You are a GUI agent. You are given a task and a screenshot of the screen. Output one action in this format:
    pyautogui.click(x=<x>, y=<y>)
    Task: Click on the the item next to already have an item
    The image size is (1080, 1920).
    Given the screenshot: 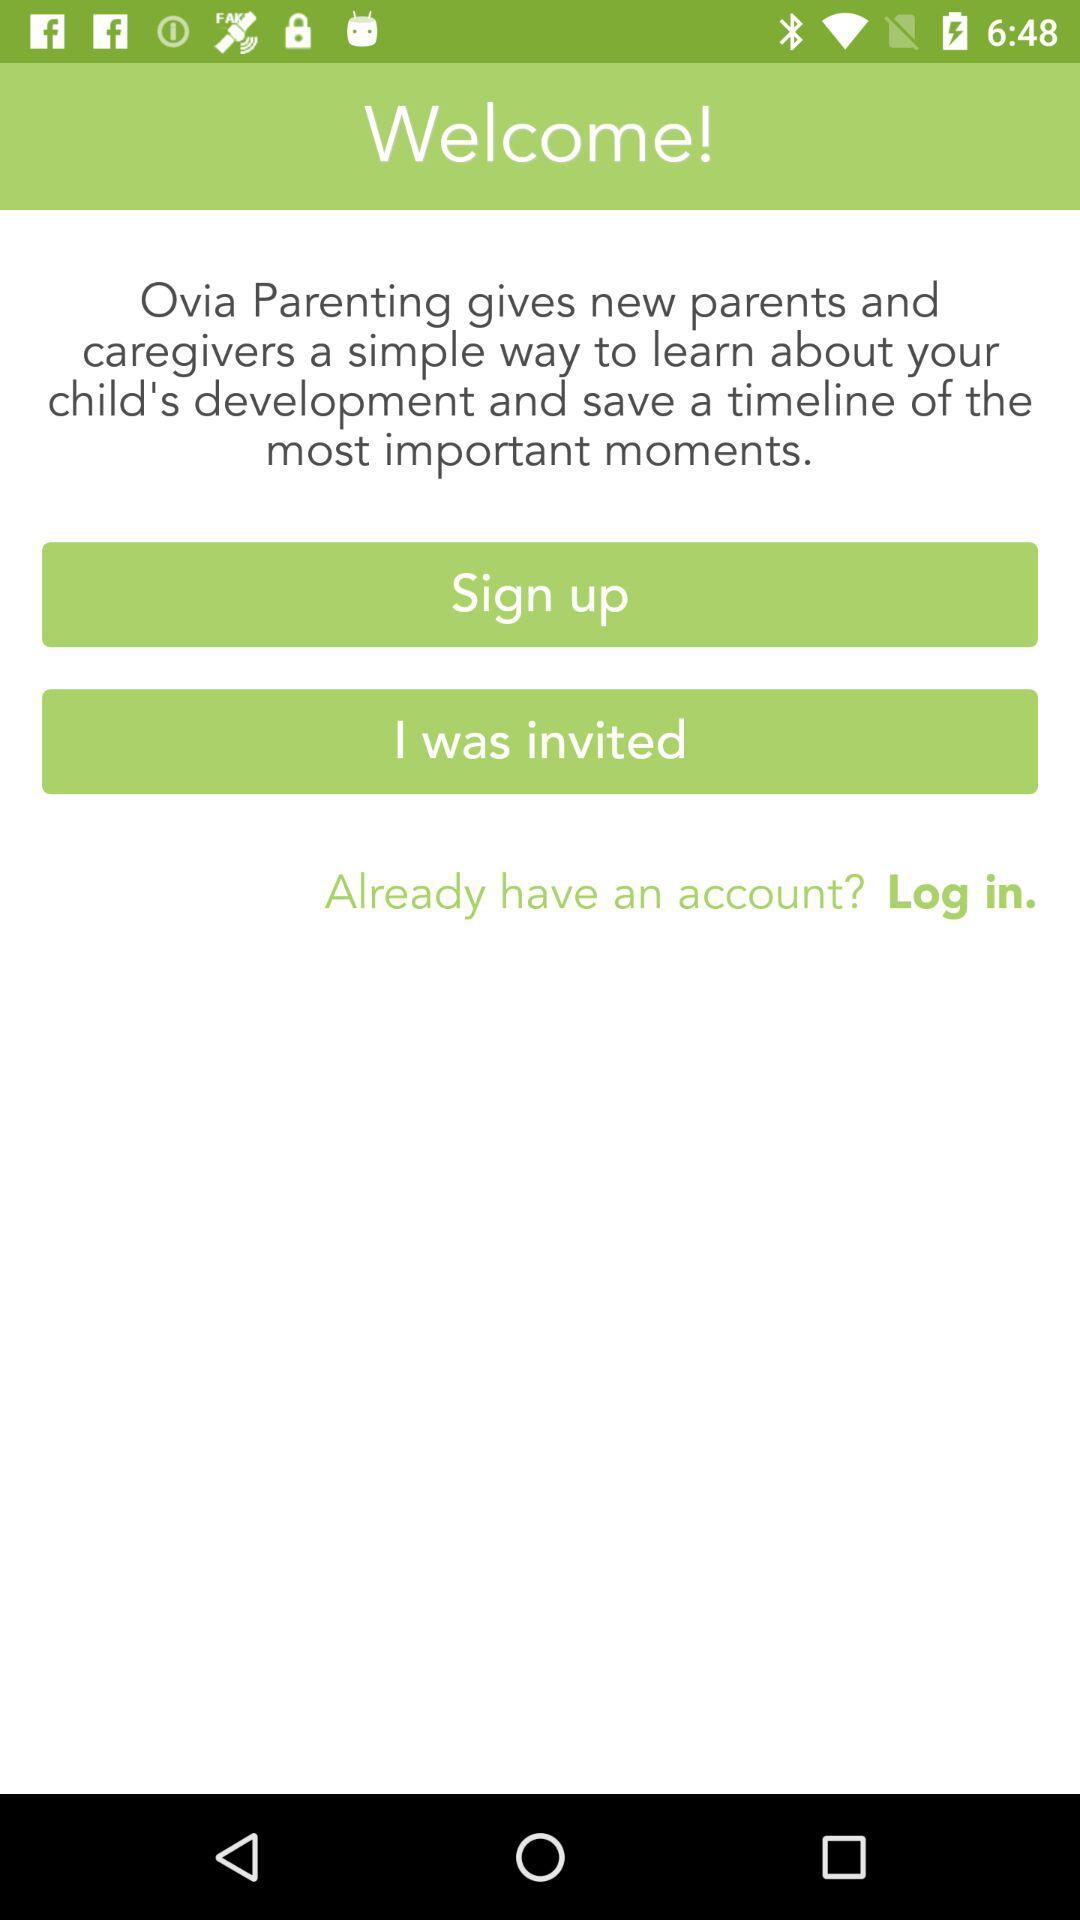 What is the action you would take?
    pyautogui.click(x=950, y=890)
    